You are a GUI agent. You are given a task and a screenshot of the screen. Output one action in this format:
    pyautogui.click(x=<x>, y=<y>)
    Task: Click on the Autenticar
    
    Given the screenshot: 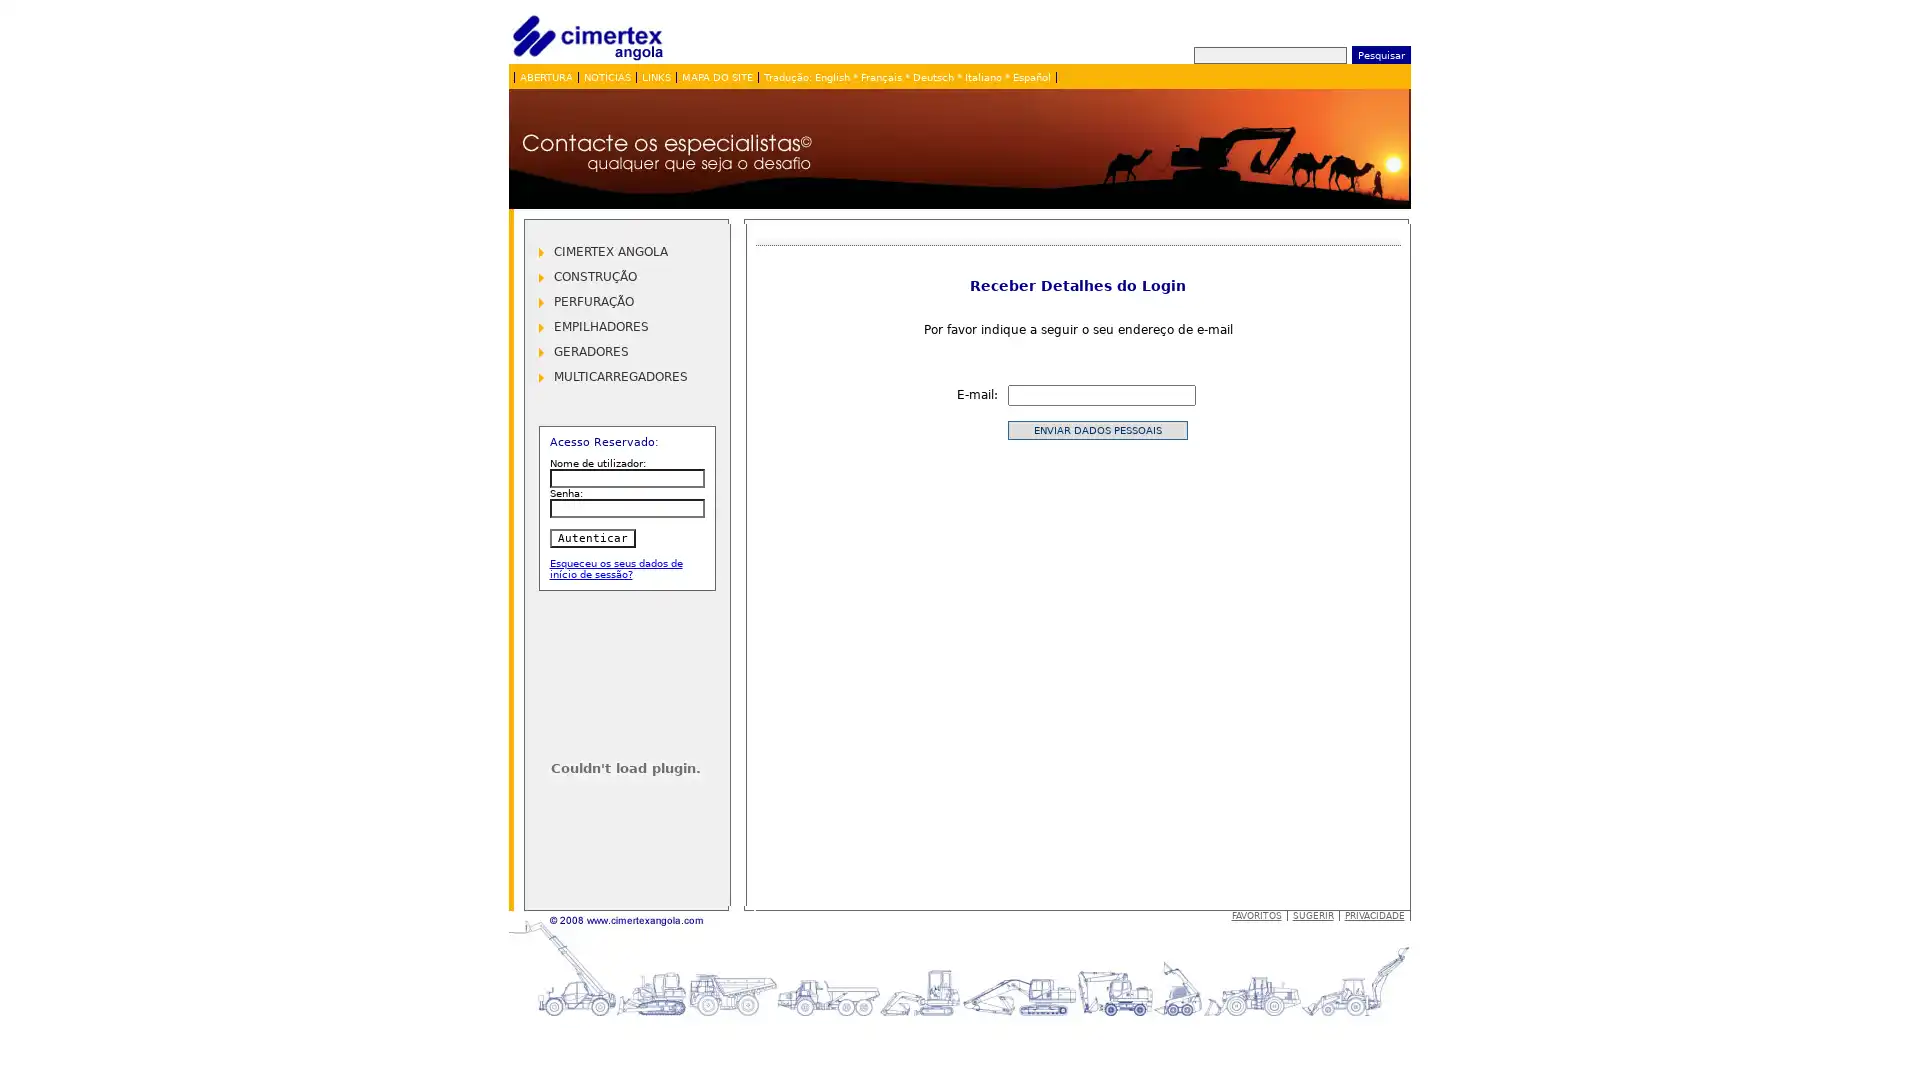 What is the action you would take?
    pyautogui.click(x=590, y=537)
    